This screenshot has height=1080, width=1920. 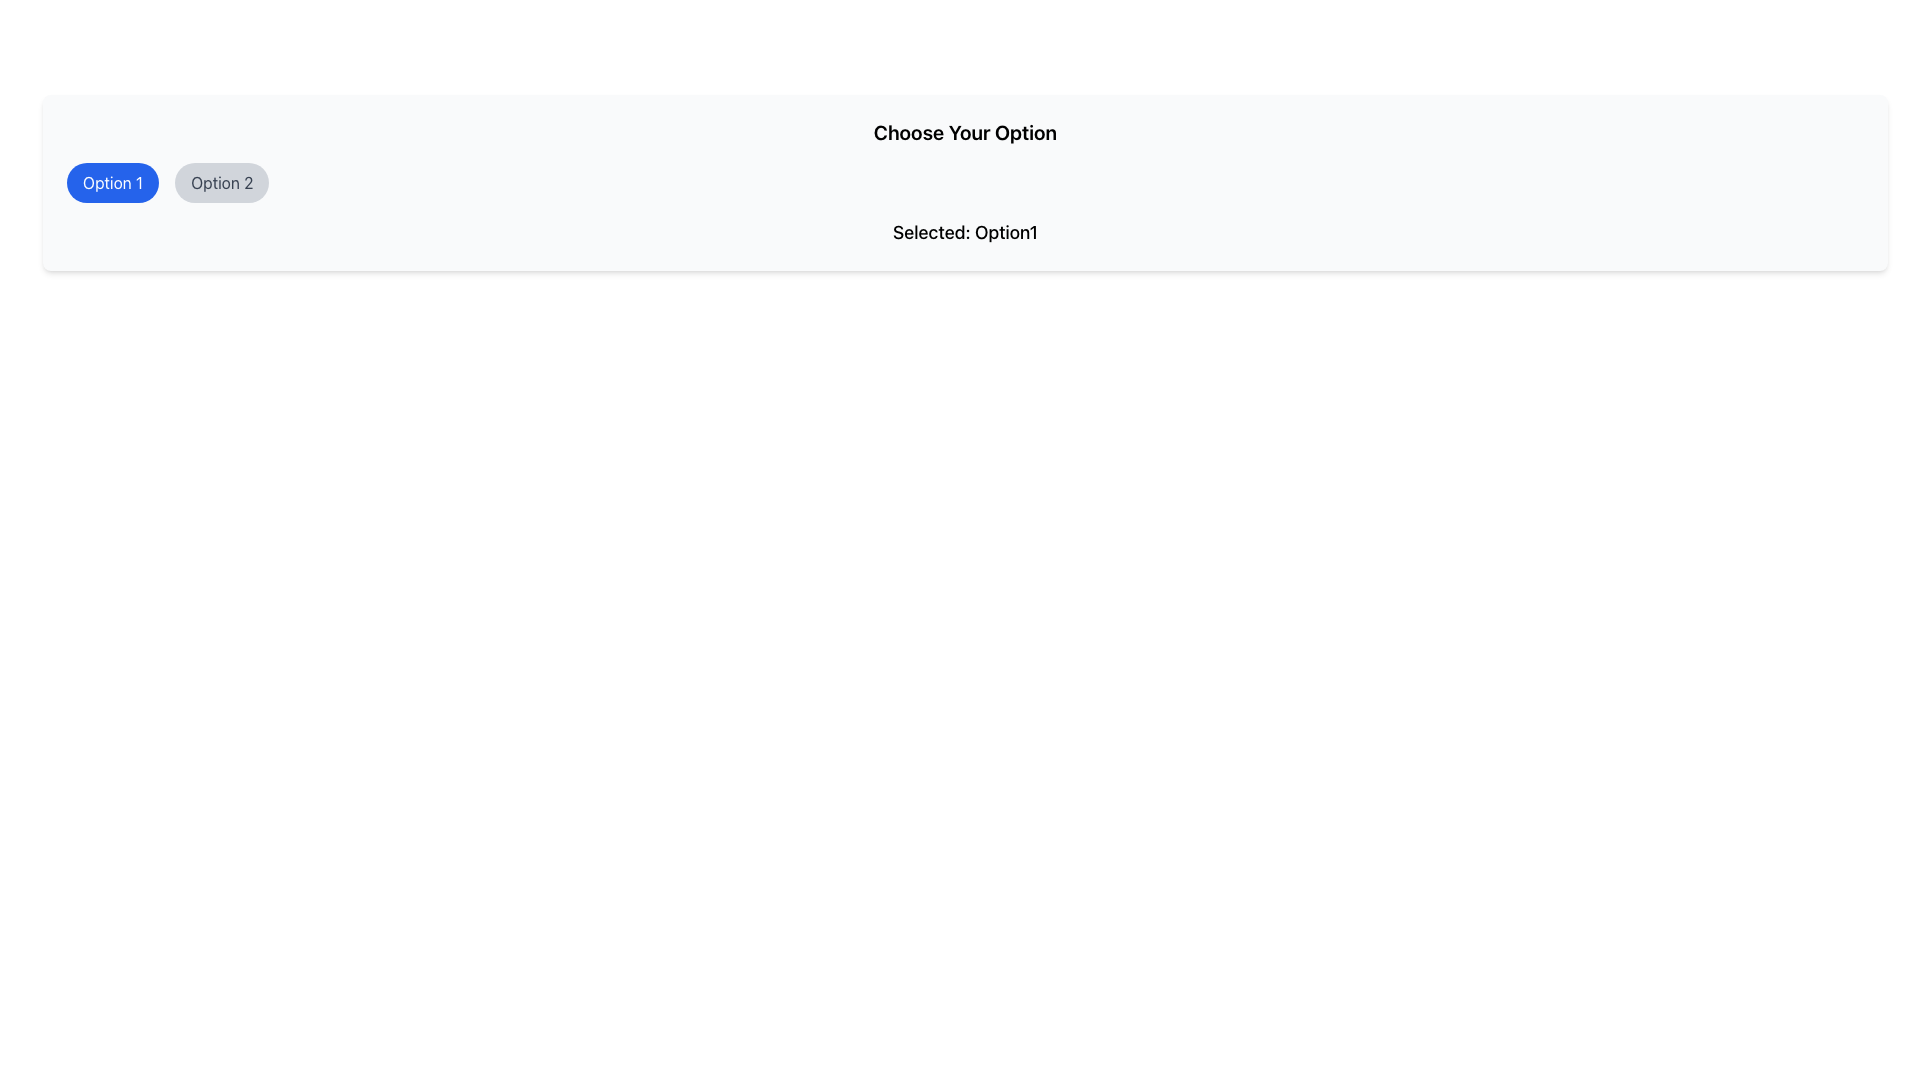 What do you see at coordinates (965, 231) in the screenshot?
I see `the text label displaying 'Selected: Option1', which is styled in bold and centered within the selection interface, located below the buttons 'Option 1' and 'Option 2'` at bounding box center [965, 231].